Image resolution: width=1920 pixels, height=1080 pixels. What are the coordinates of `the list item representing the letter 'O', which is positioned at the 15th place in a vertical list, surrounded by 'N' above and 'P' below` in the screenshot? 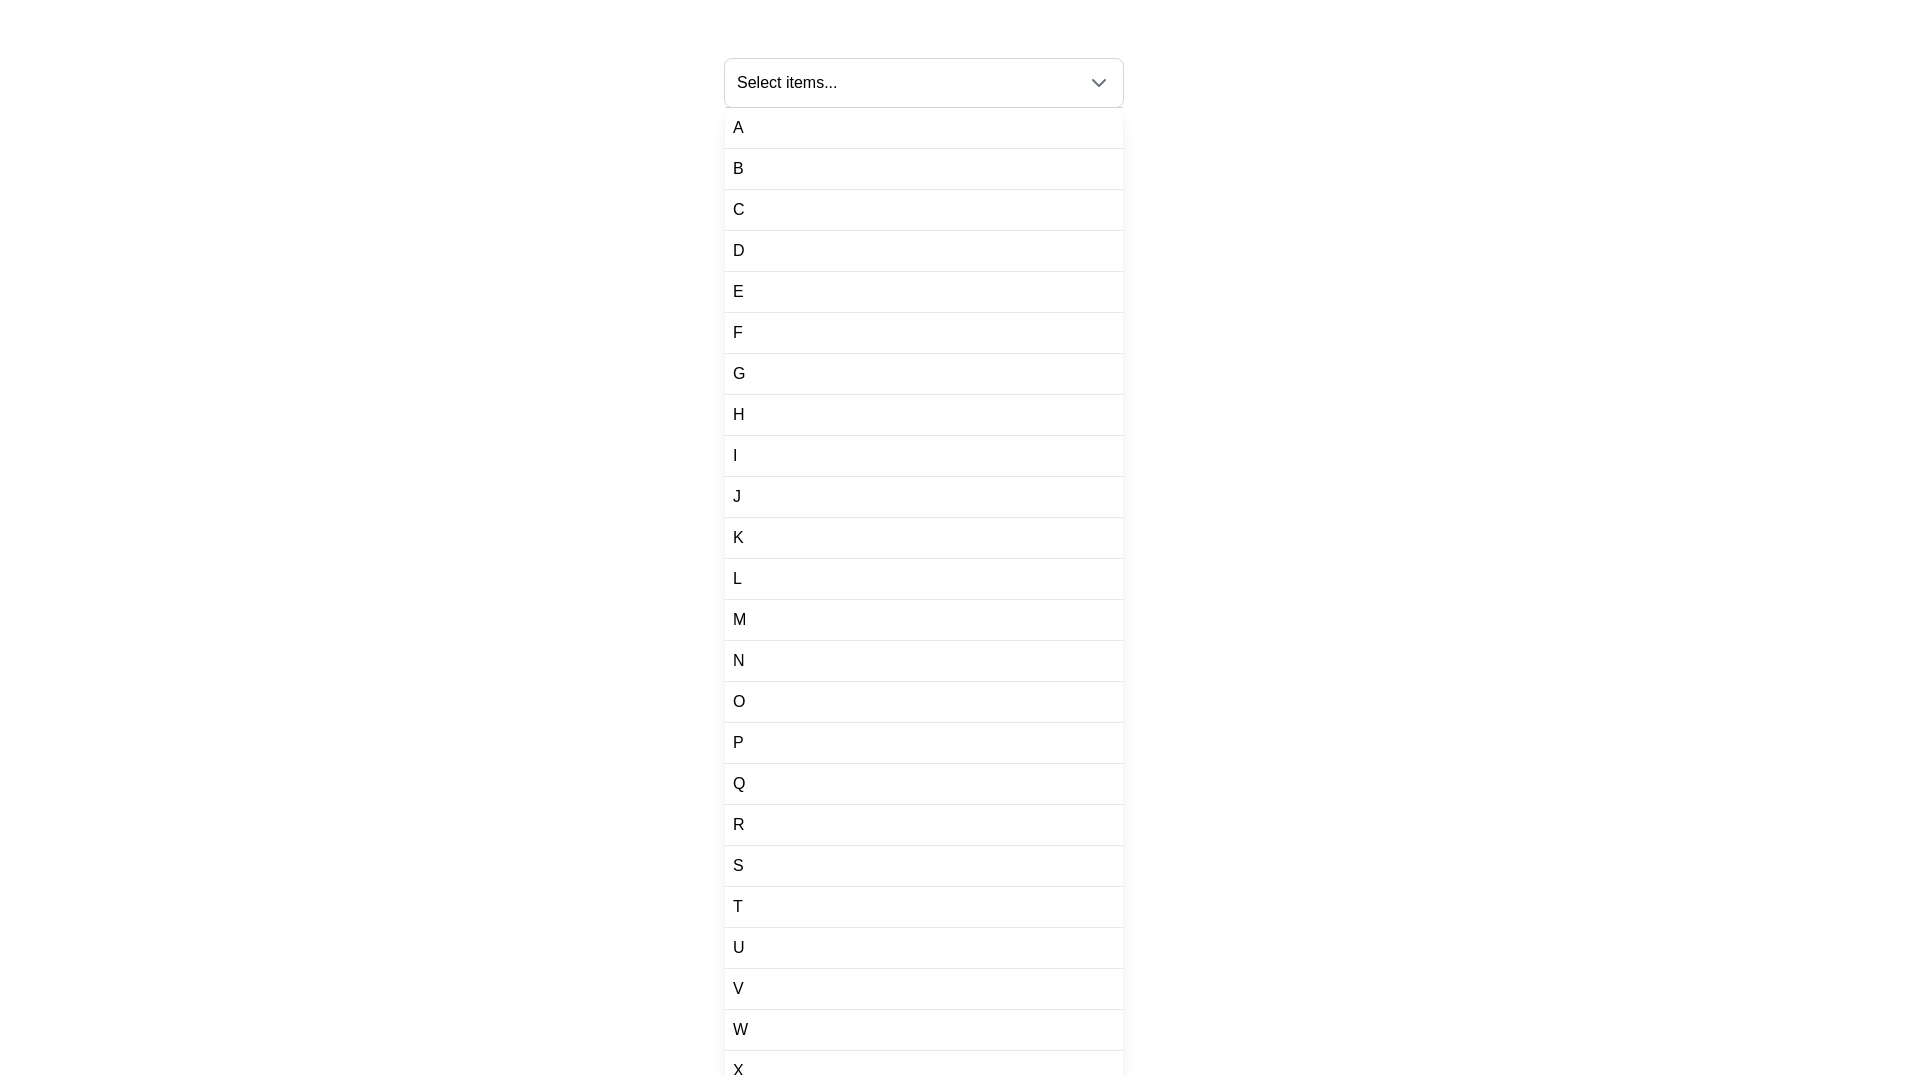 It's located at (923, 701).